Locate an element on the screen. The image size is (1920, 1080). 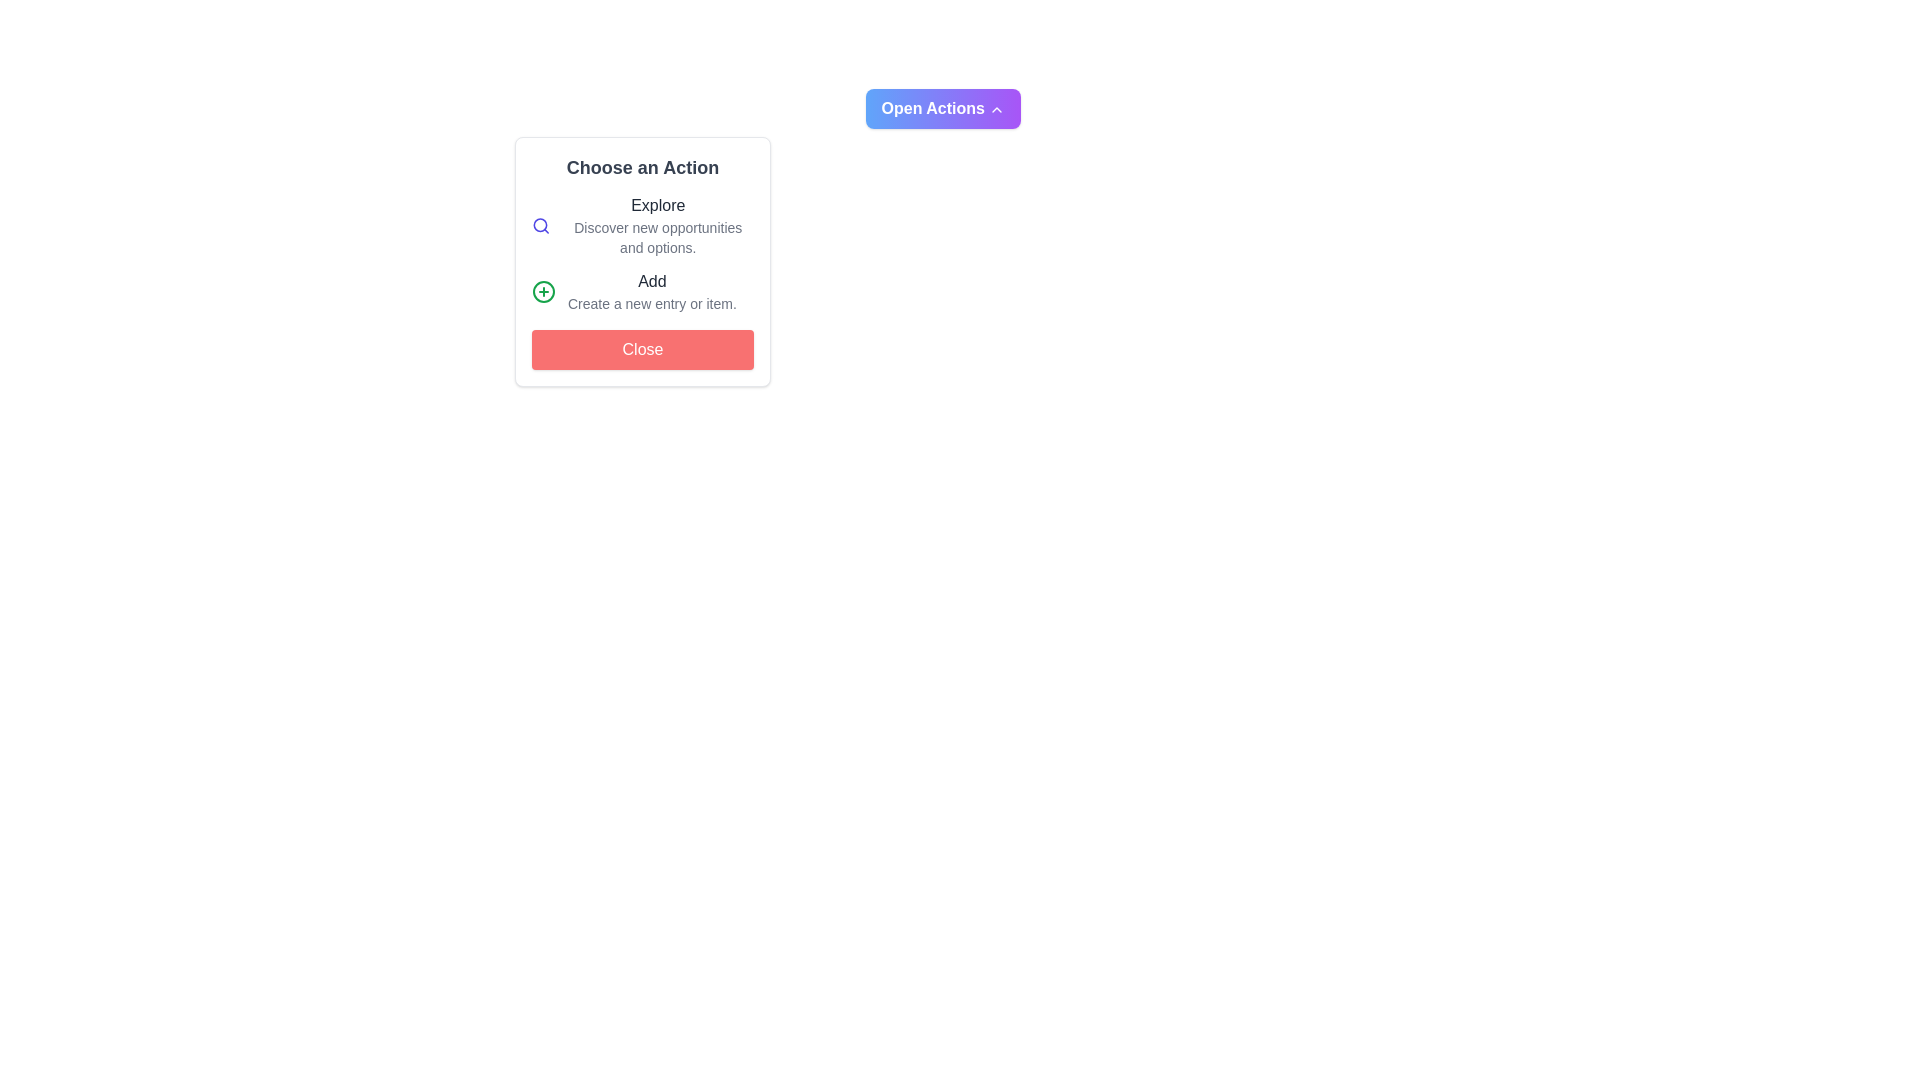
the informative text block with an icon located in the modal dialog labeled 'Choose an Action', centered below the 'Explore' section is located at coordinates (643, 292).